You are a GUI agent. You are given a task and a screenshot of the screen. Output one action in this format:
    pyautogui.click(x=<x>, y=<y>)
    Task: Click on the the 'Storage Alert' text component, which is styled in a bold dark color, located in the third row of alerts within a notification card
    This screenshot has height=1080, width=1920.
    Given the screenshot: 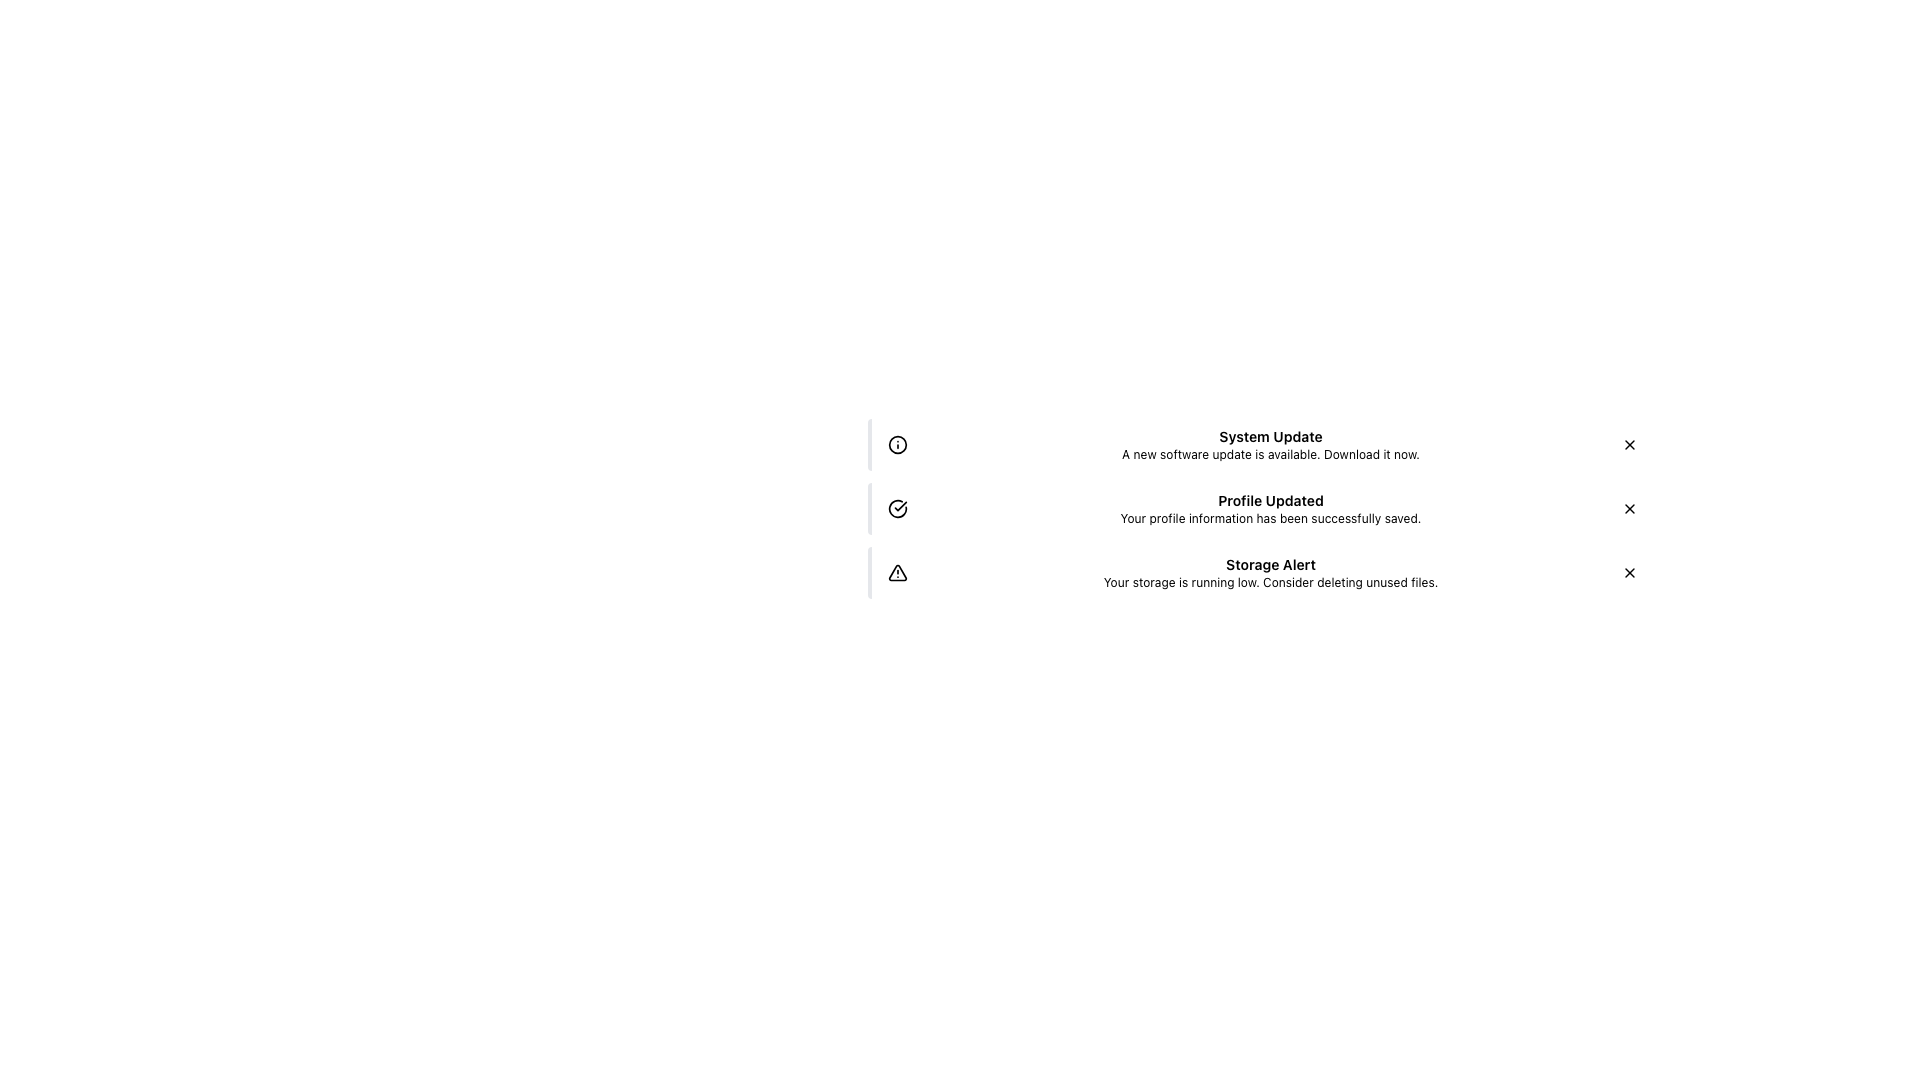 What is the action you would take?
    pyautogui.click(x=1270, y=564)
    